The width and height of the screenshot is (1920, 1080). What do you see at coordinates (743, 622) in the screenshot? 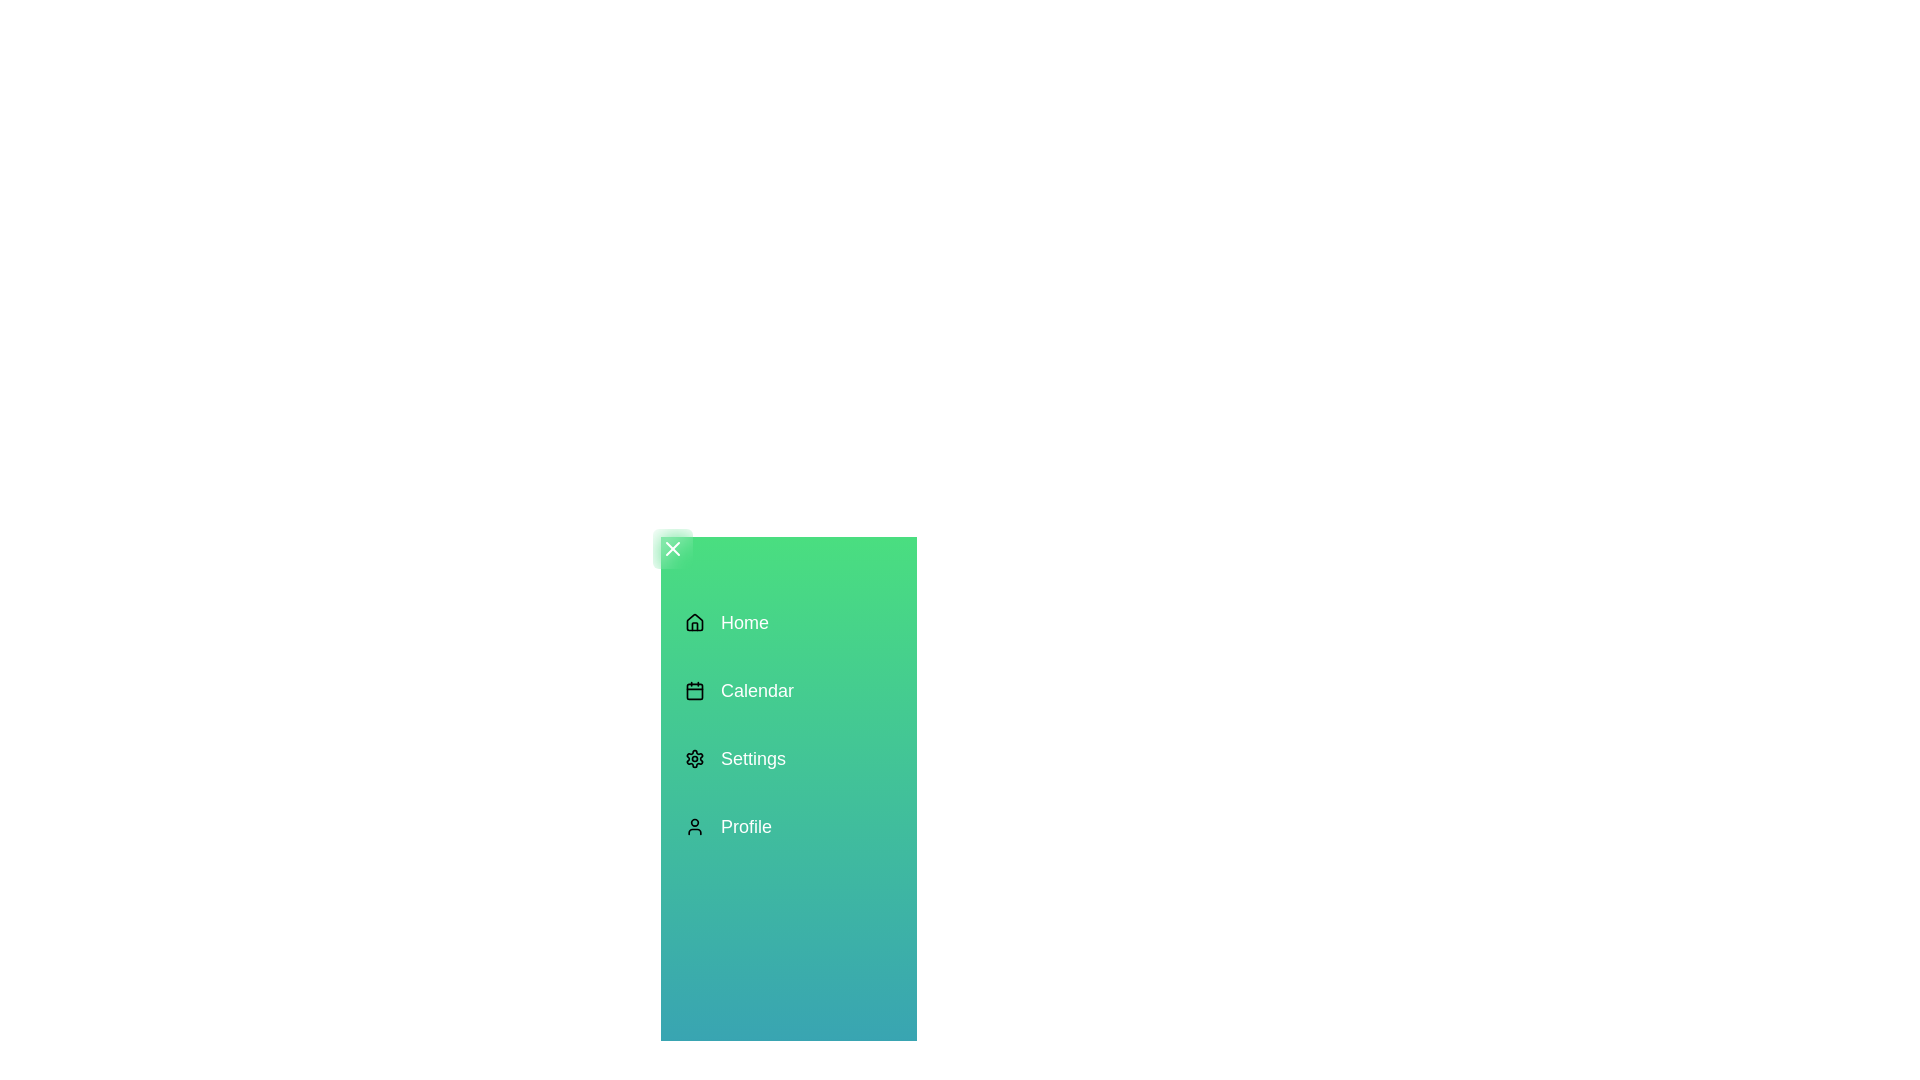
I see `the 'Home' text label in the vertical navigation menu, which is styled in white against a green background and located at the top of the menu` at bounding box center [743, 622].